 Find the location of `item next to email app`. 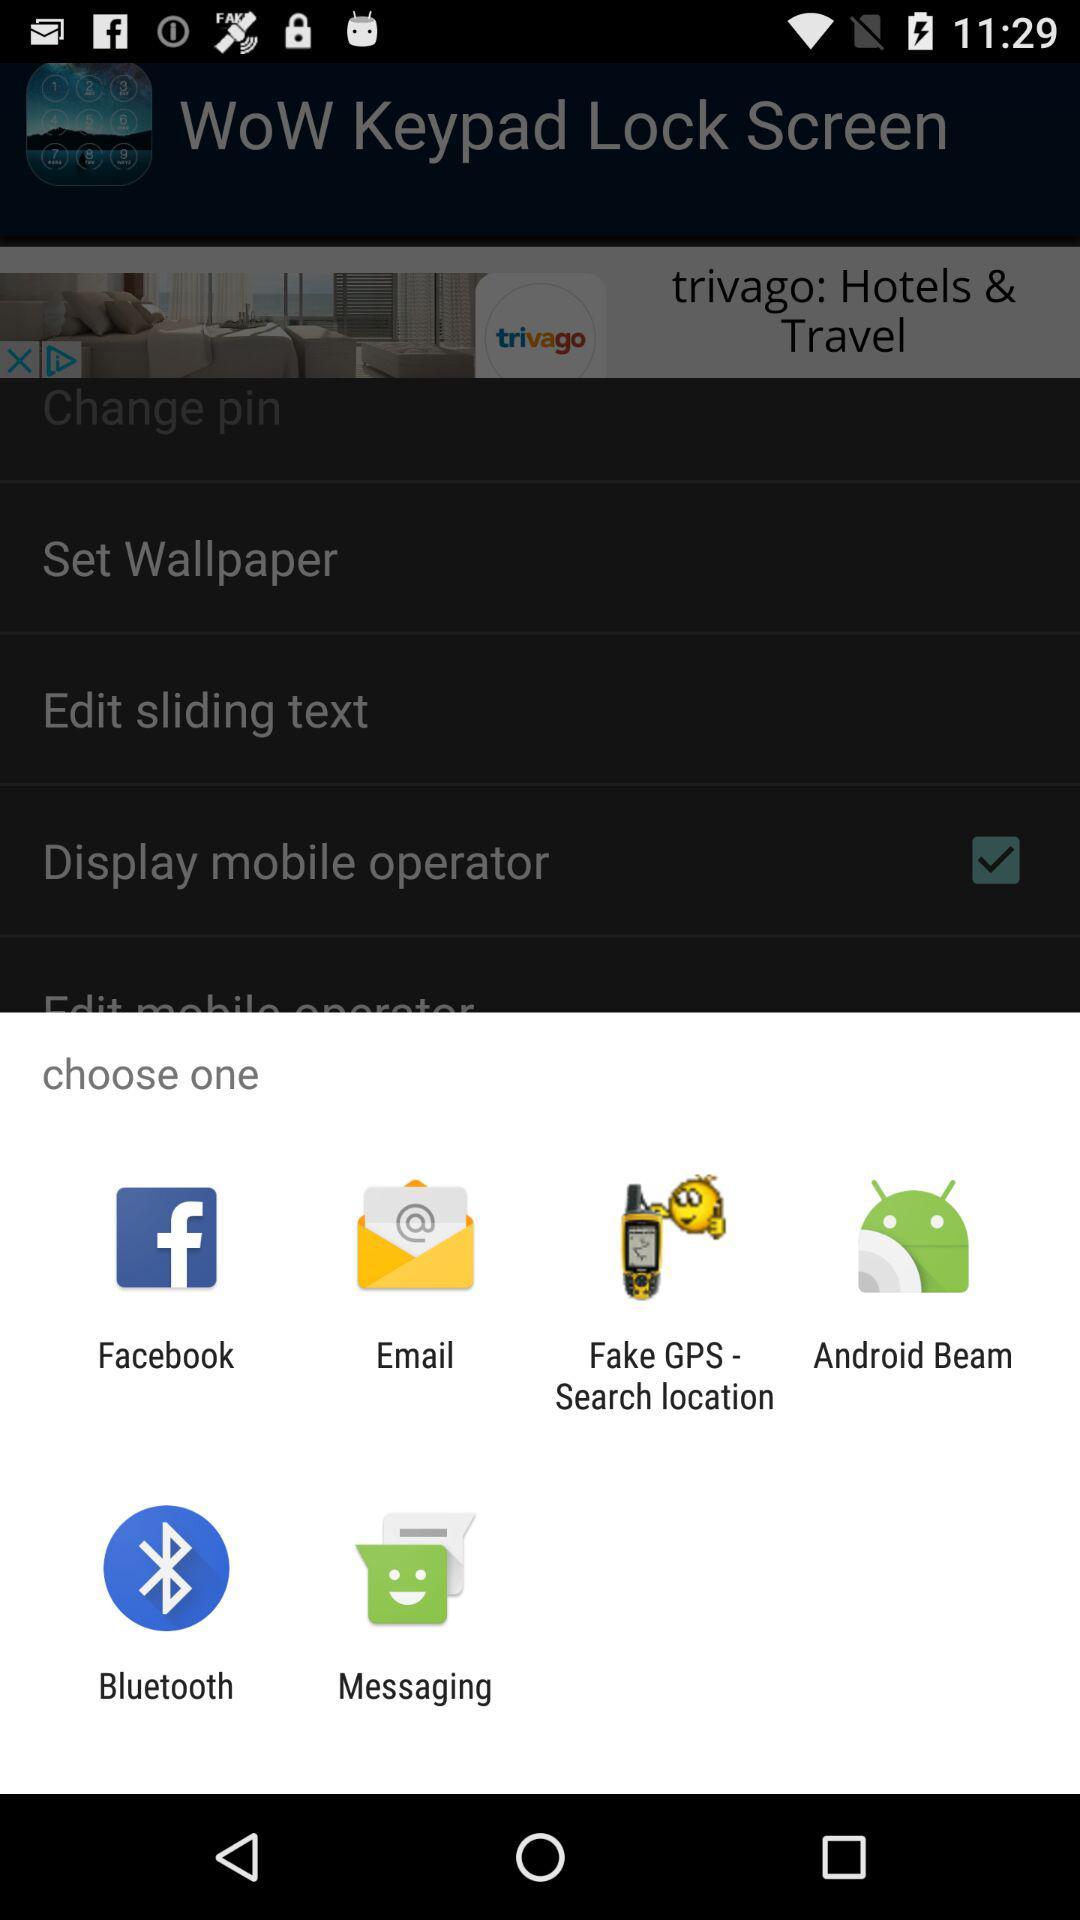

item next to email app is located at coordinates (165, 1374).